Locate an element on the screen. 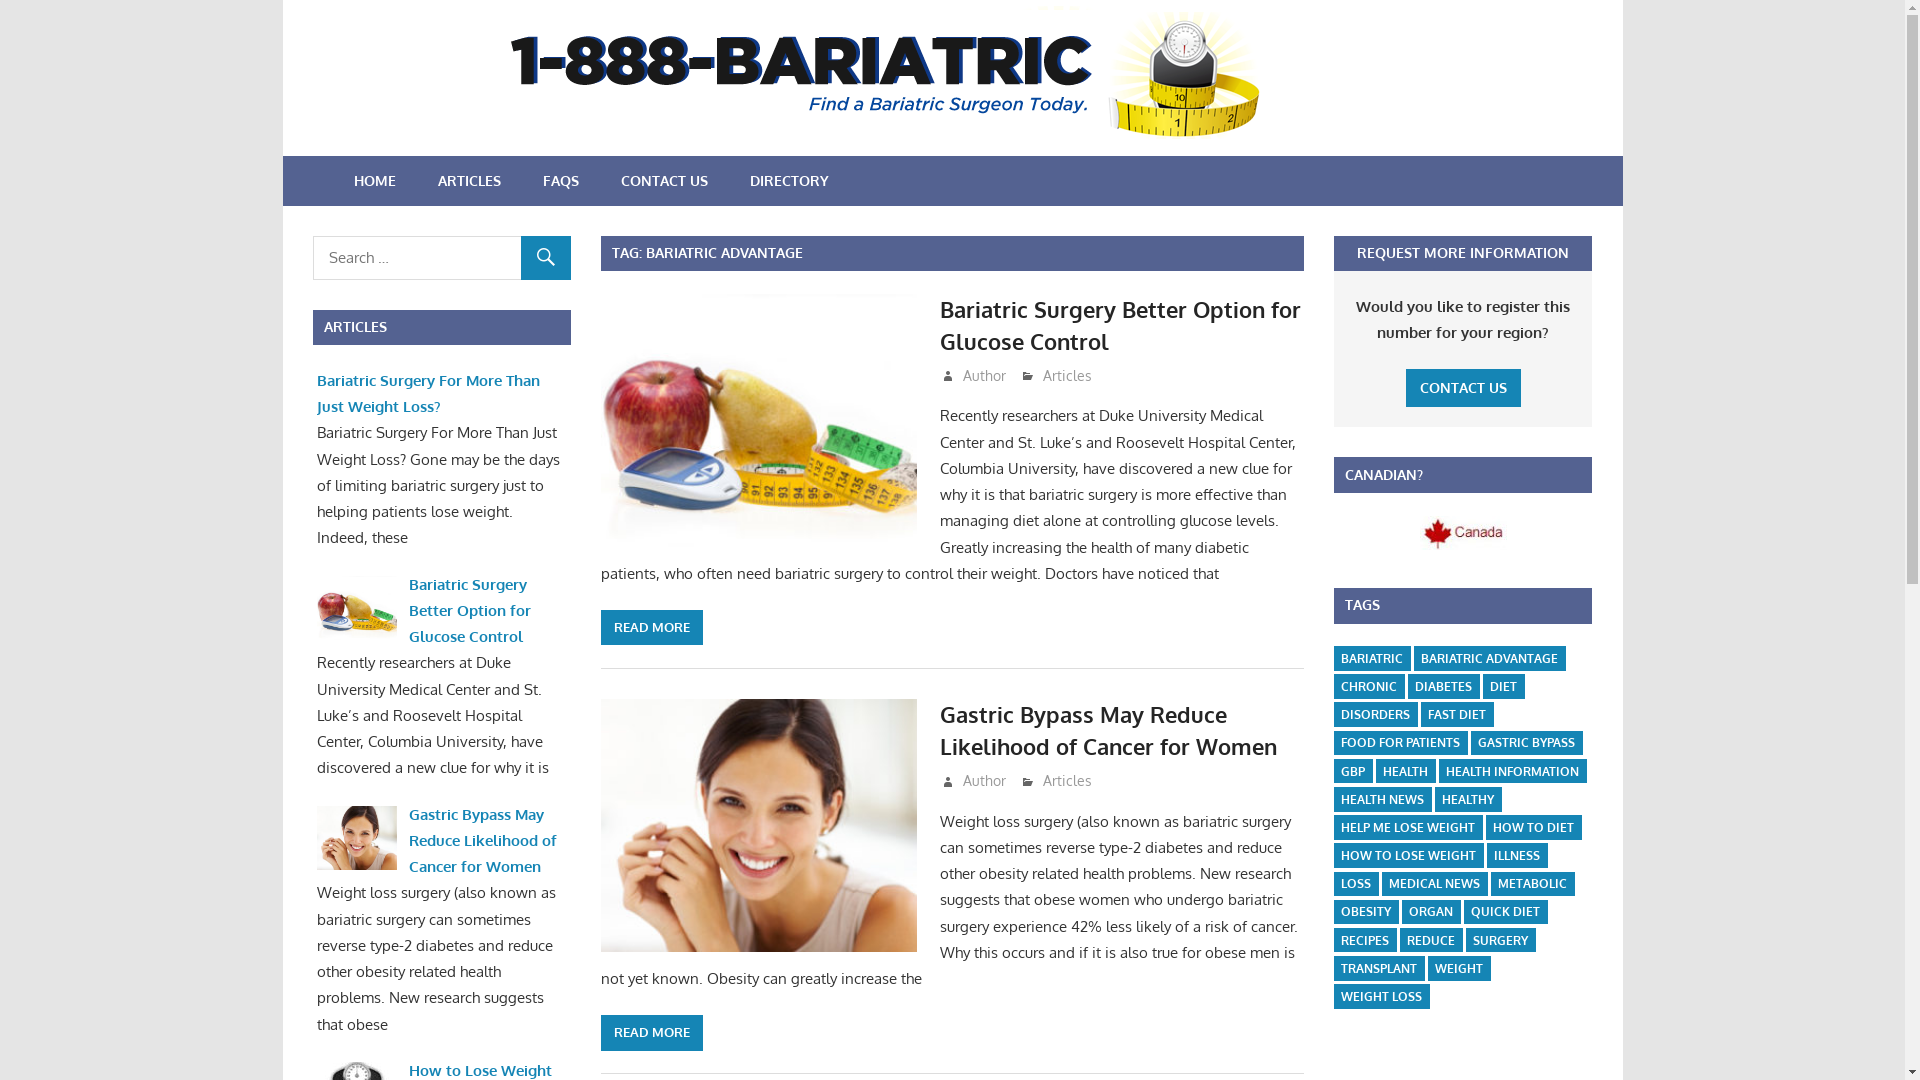  'DIABETES' is located at coordinates (1443, 685).